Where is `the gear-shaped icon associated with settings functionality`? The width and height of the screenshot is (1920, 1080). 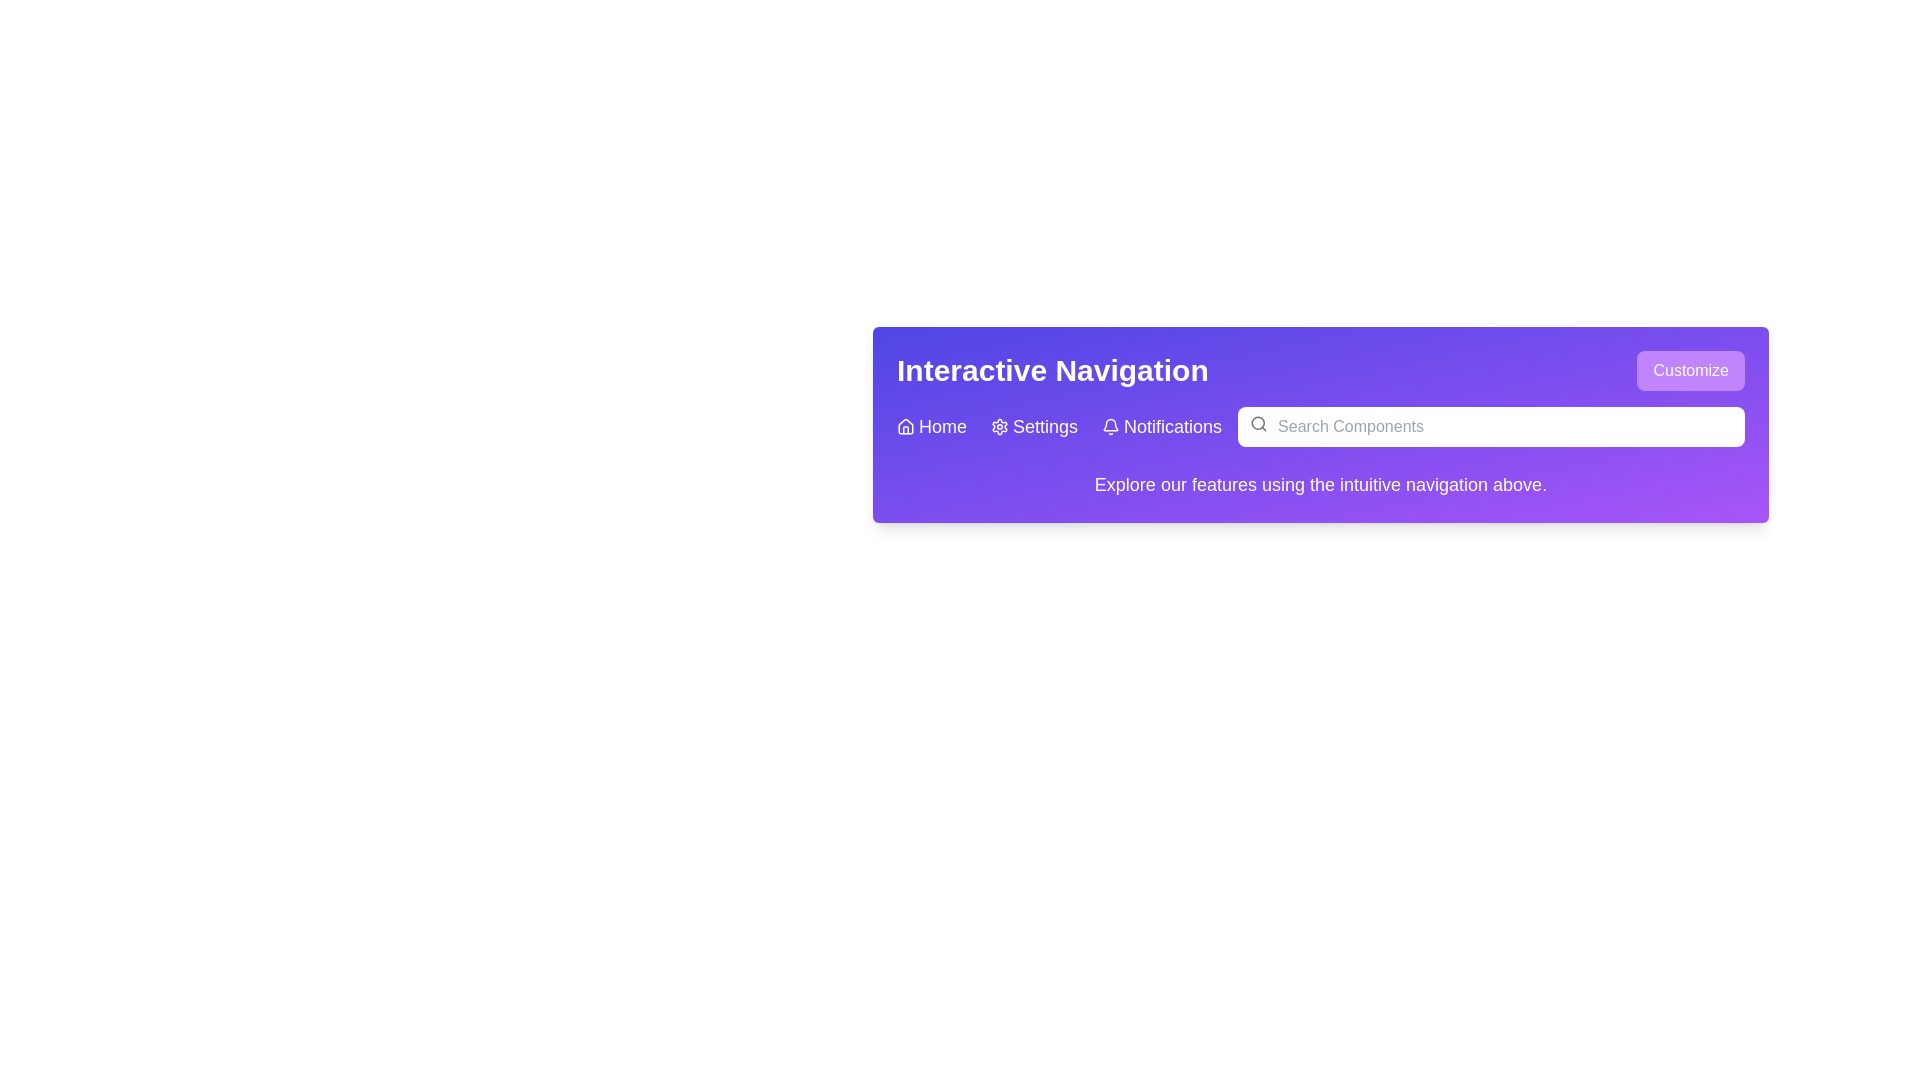 the gear-shaped icon associated with settings functionality is located at coordinates (999, 426).